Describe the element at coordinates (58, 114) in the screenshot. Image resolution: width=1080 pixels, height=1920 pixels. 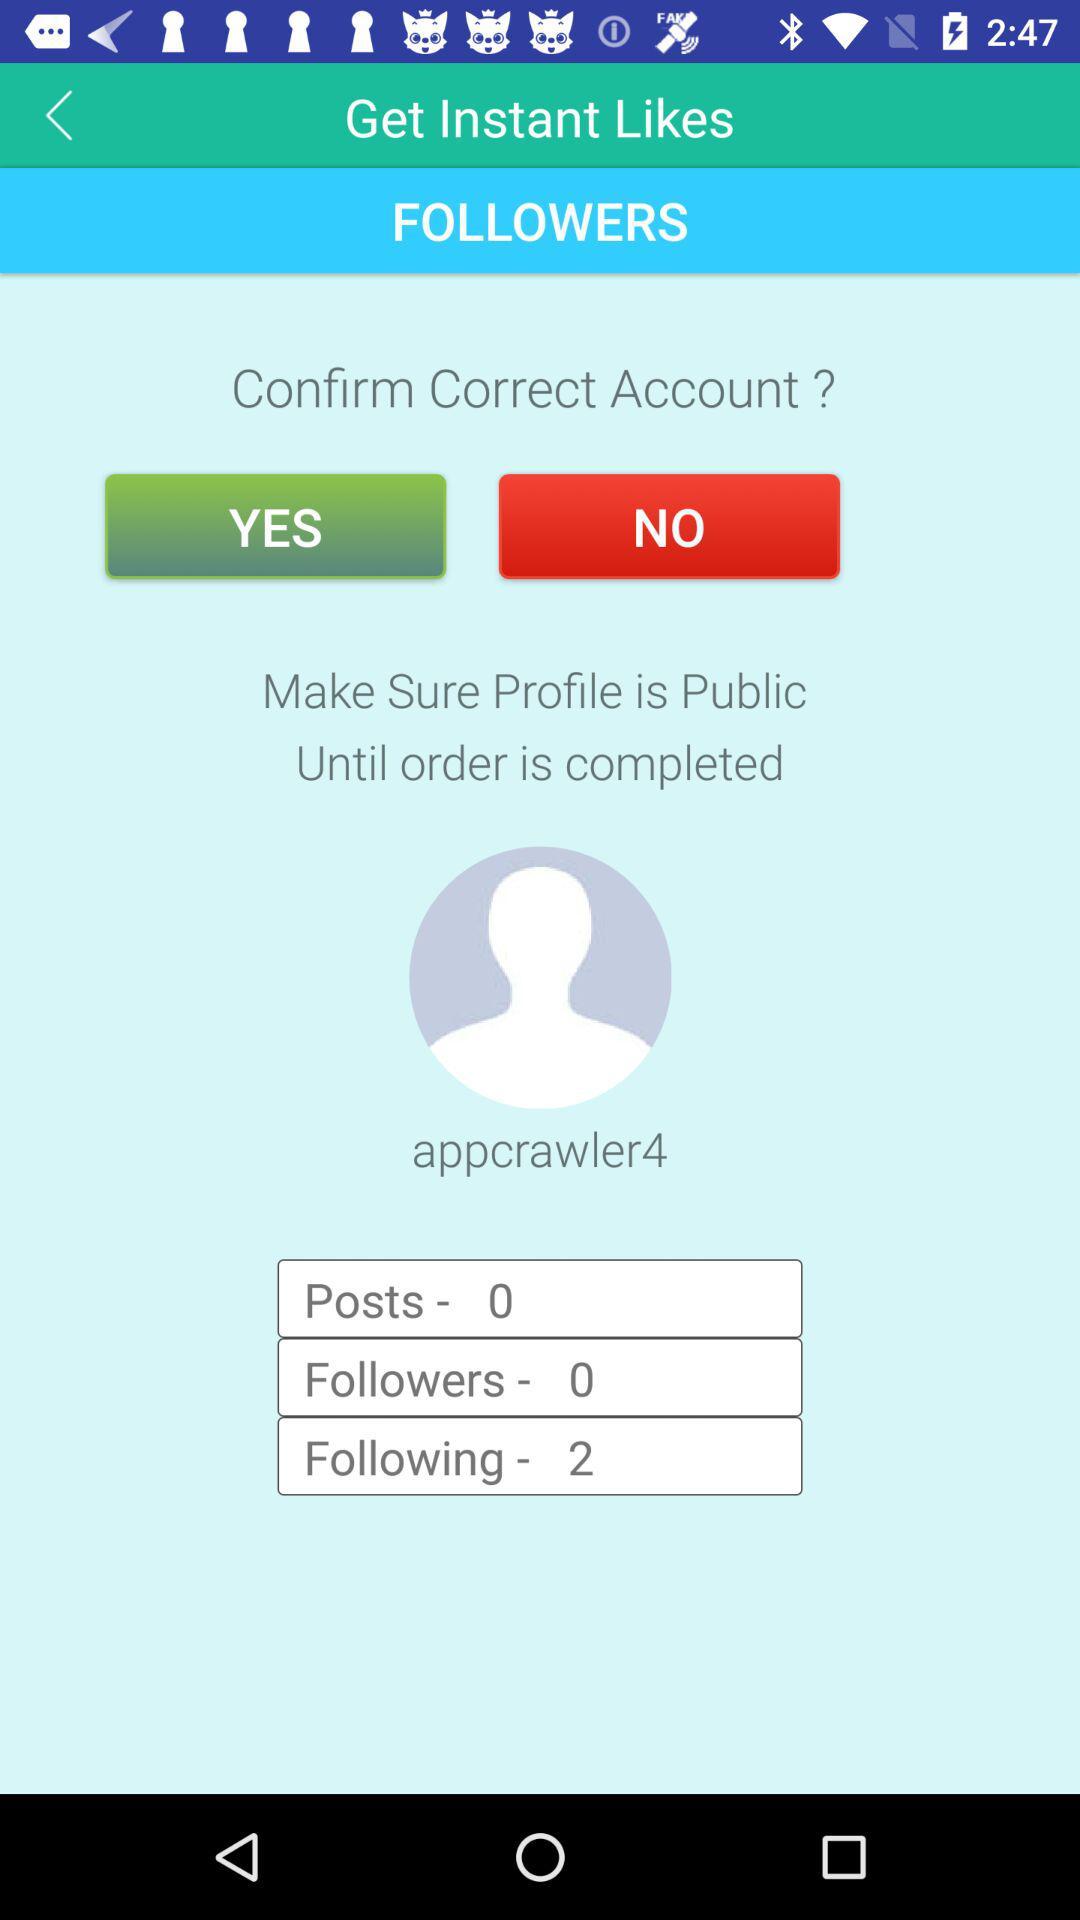
I see `item above the followers item` at that location.